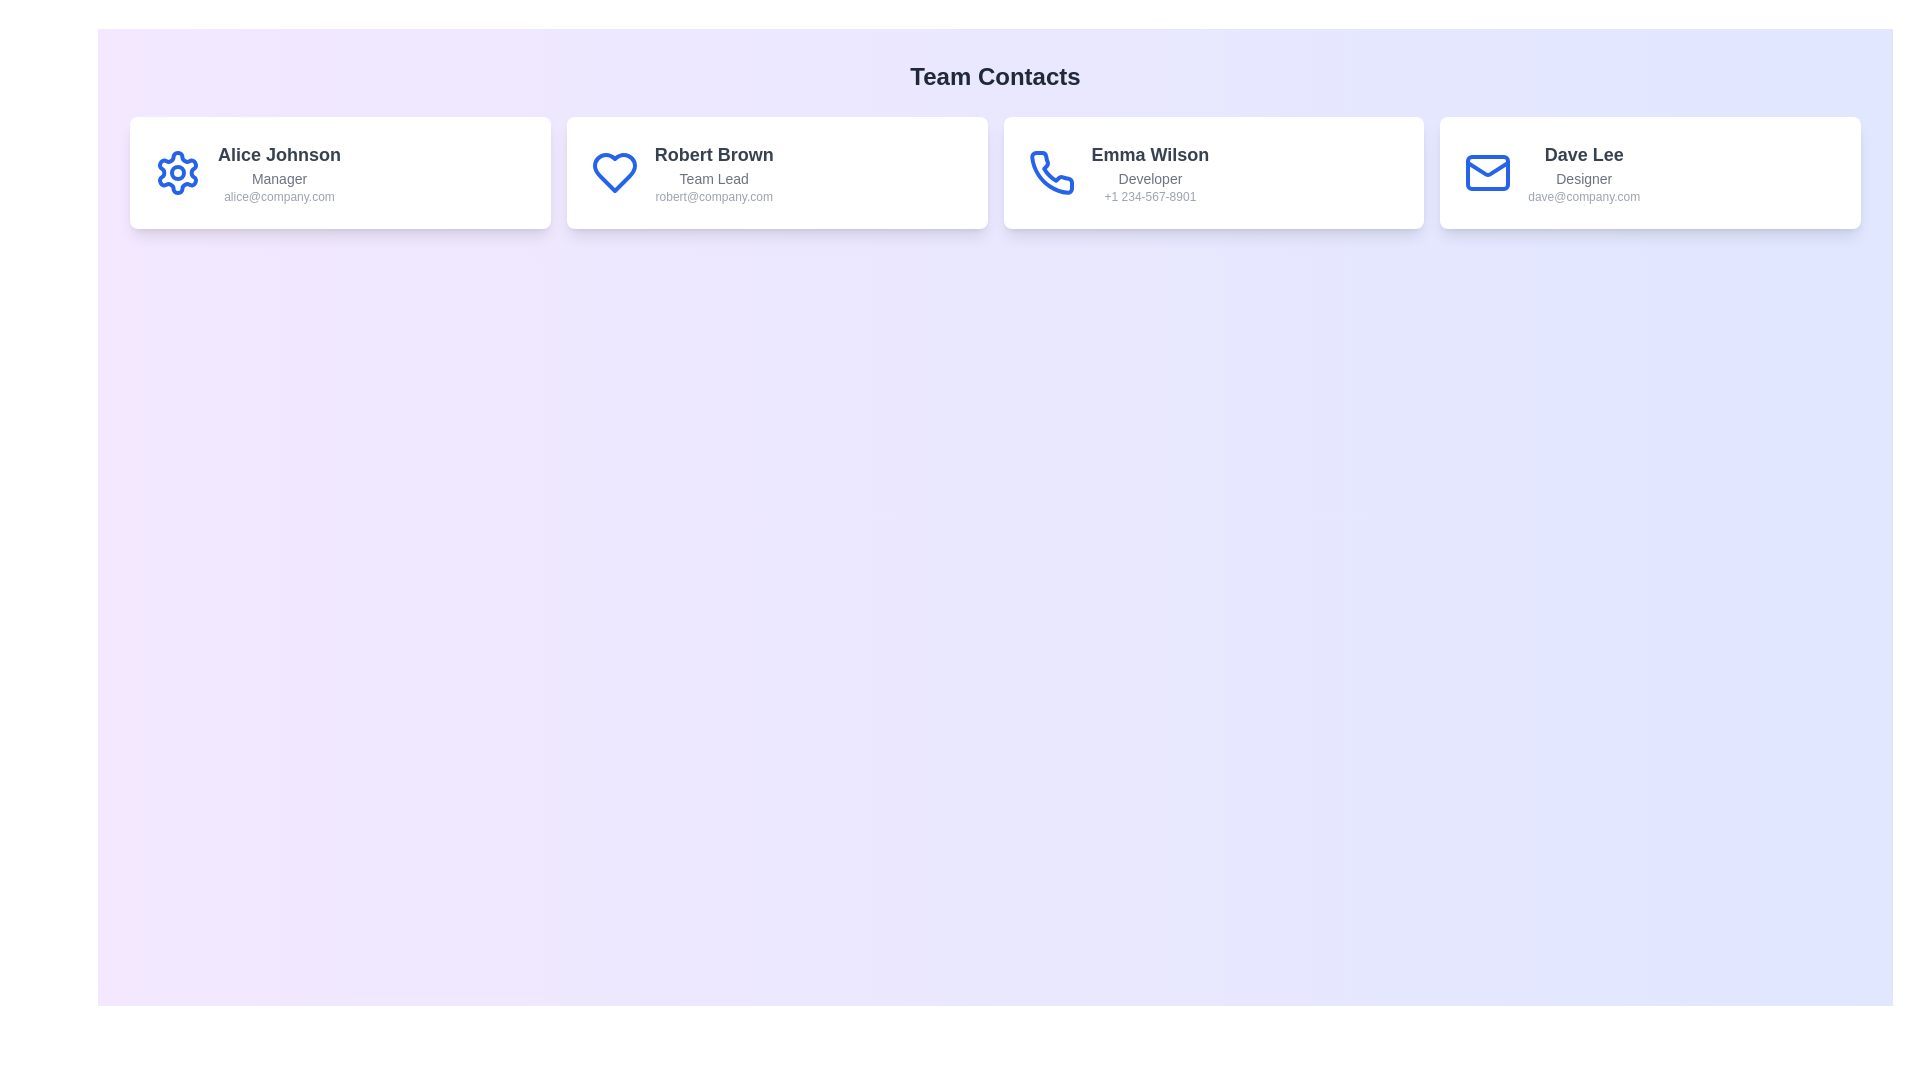  What do you see at coordinates (714, 172) in the screenshot?
I see `the text block displaying personal information for 'Robert Brown', which includes his name, role, and email address, located inside the second white card in the 'Team Contacts' section` at bounding box center [714, 172].